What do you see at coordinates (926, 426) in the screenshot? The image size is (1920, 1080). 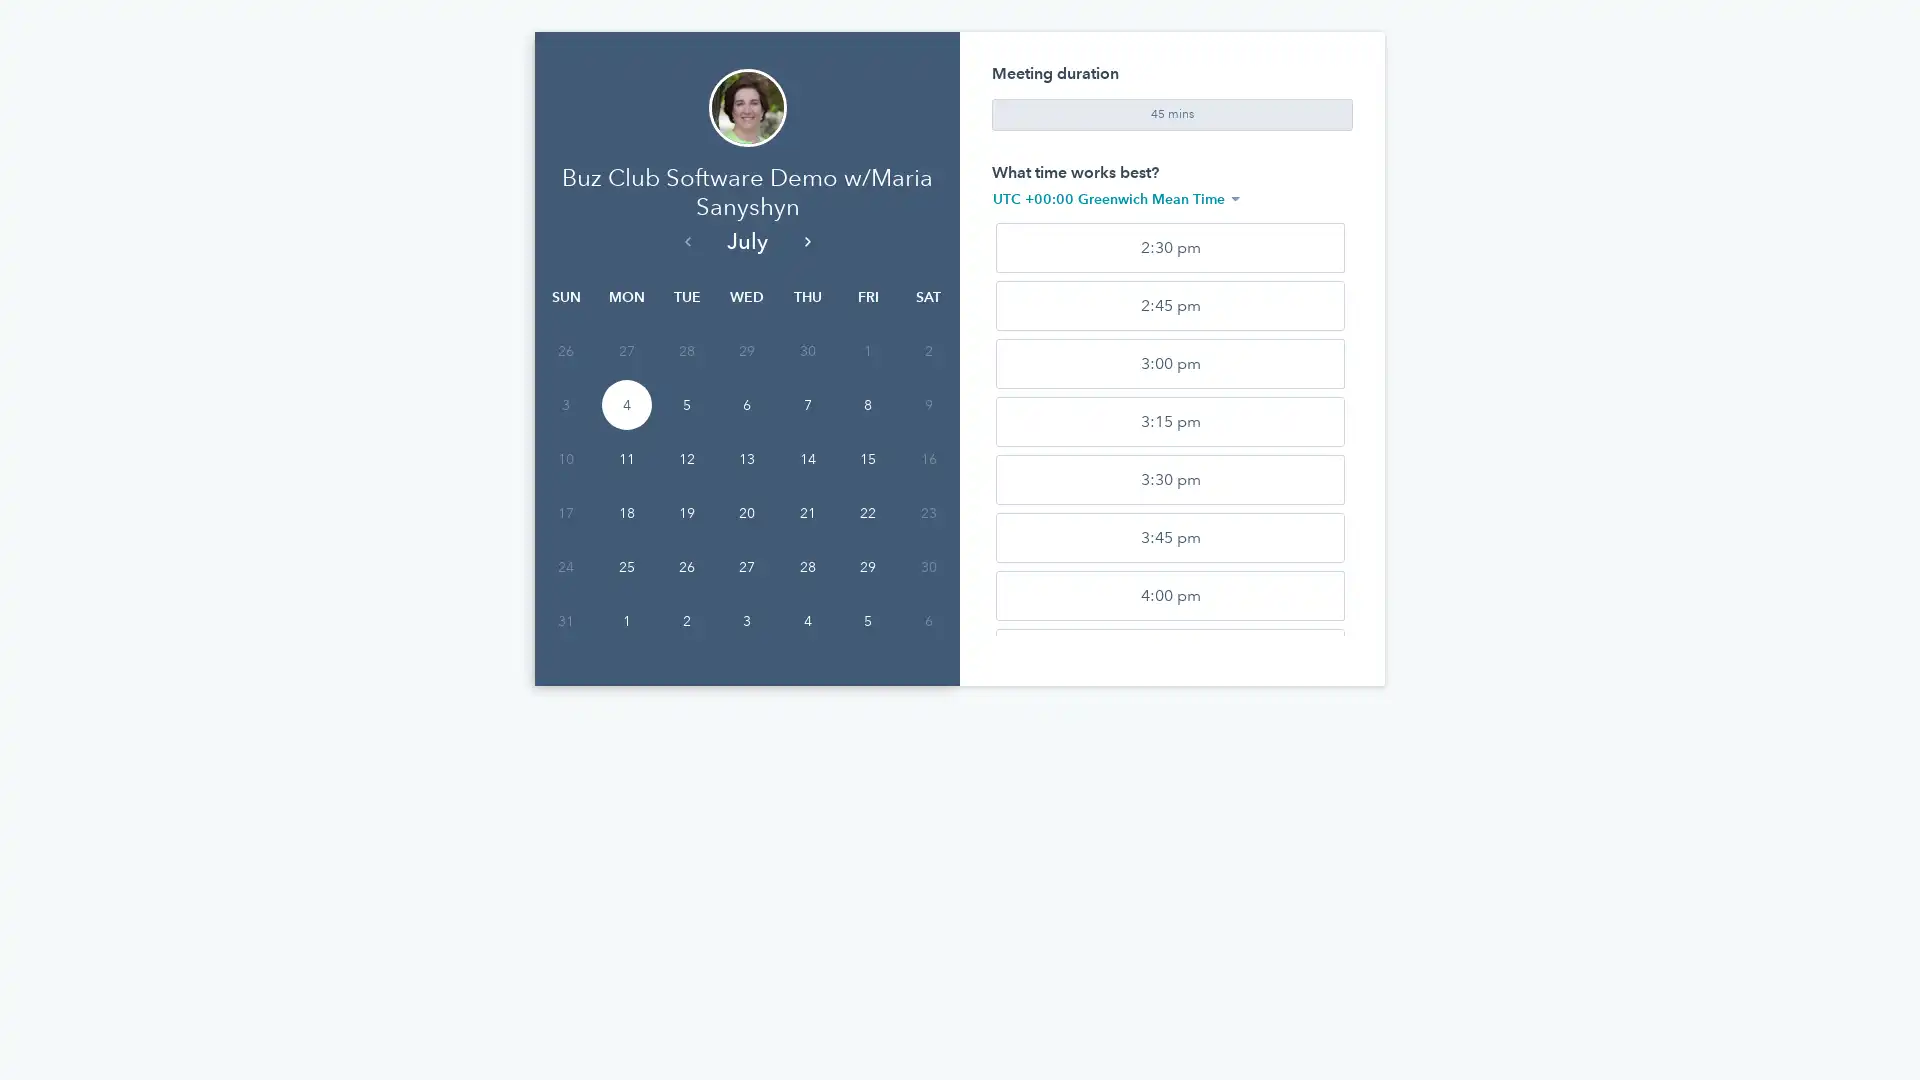 I see `July 2nd` at bounding box center [926, 426].